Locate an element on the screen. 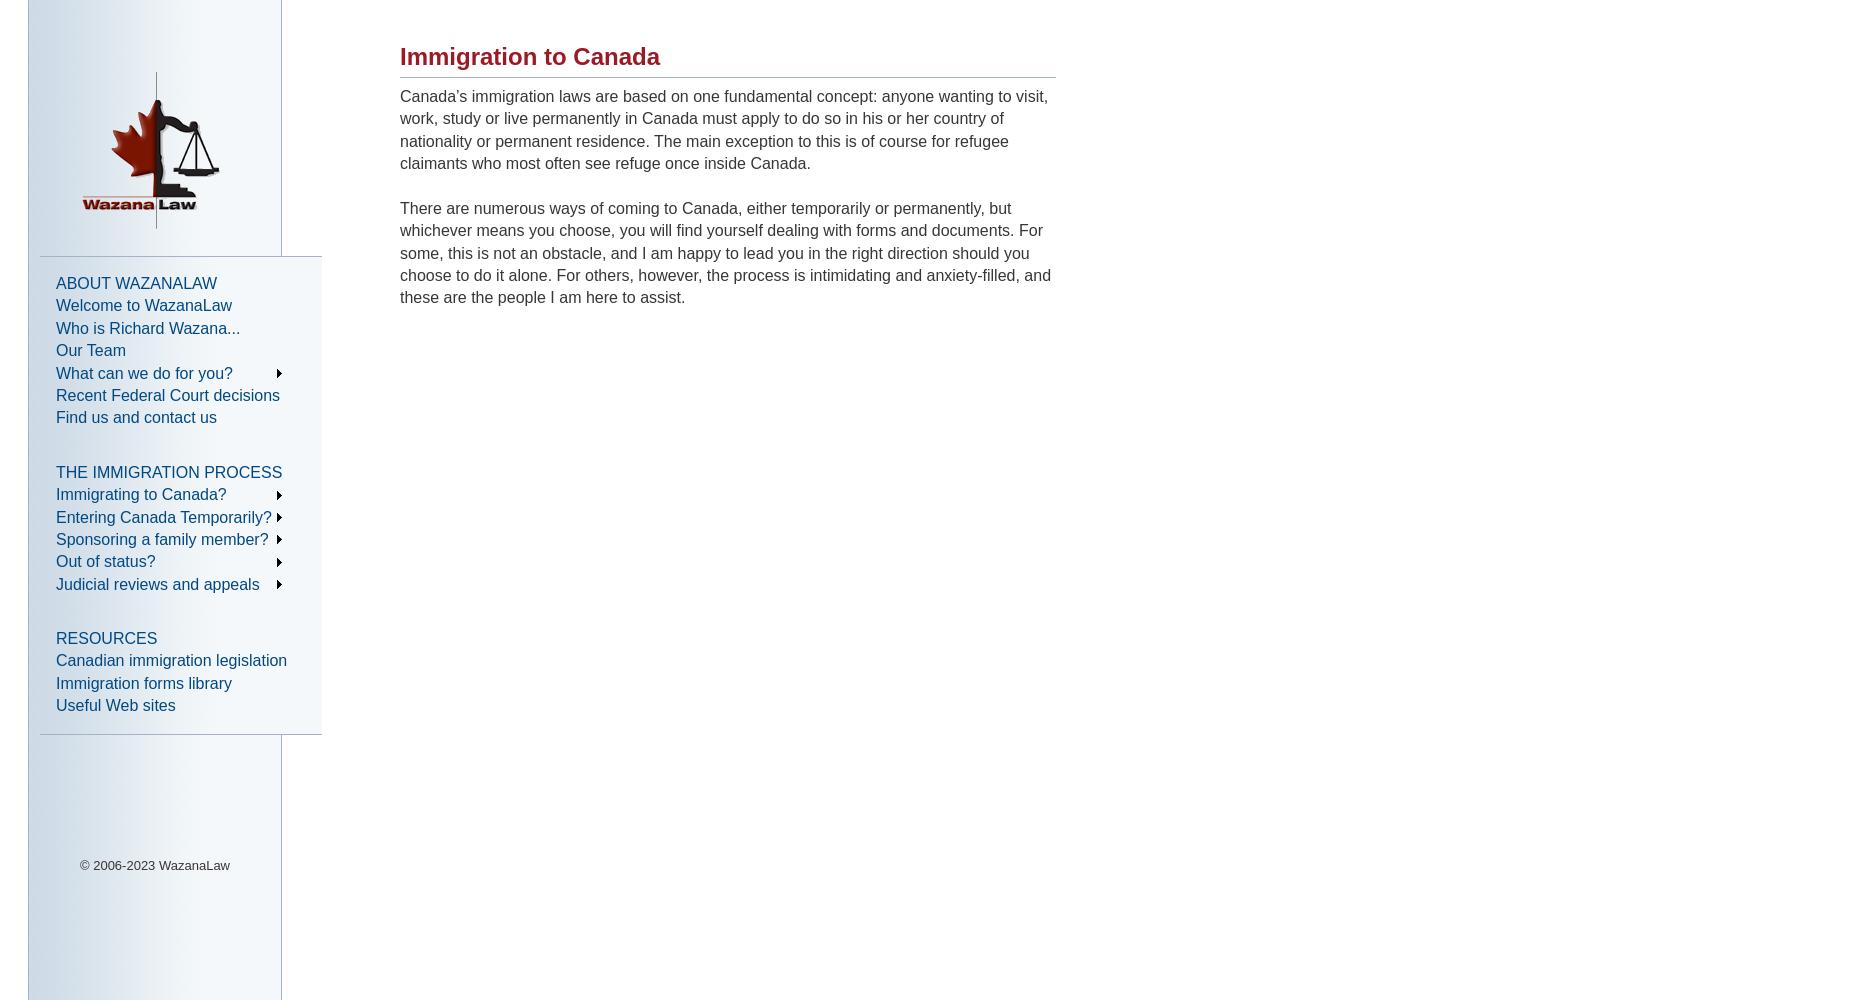  'Entering Canada Temporarily?' is located at coordinates (162, 516).